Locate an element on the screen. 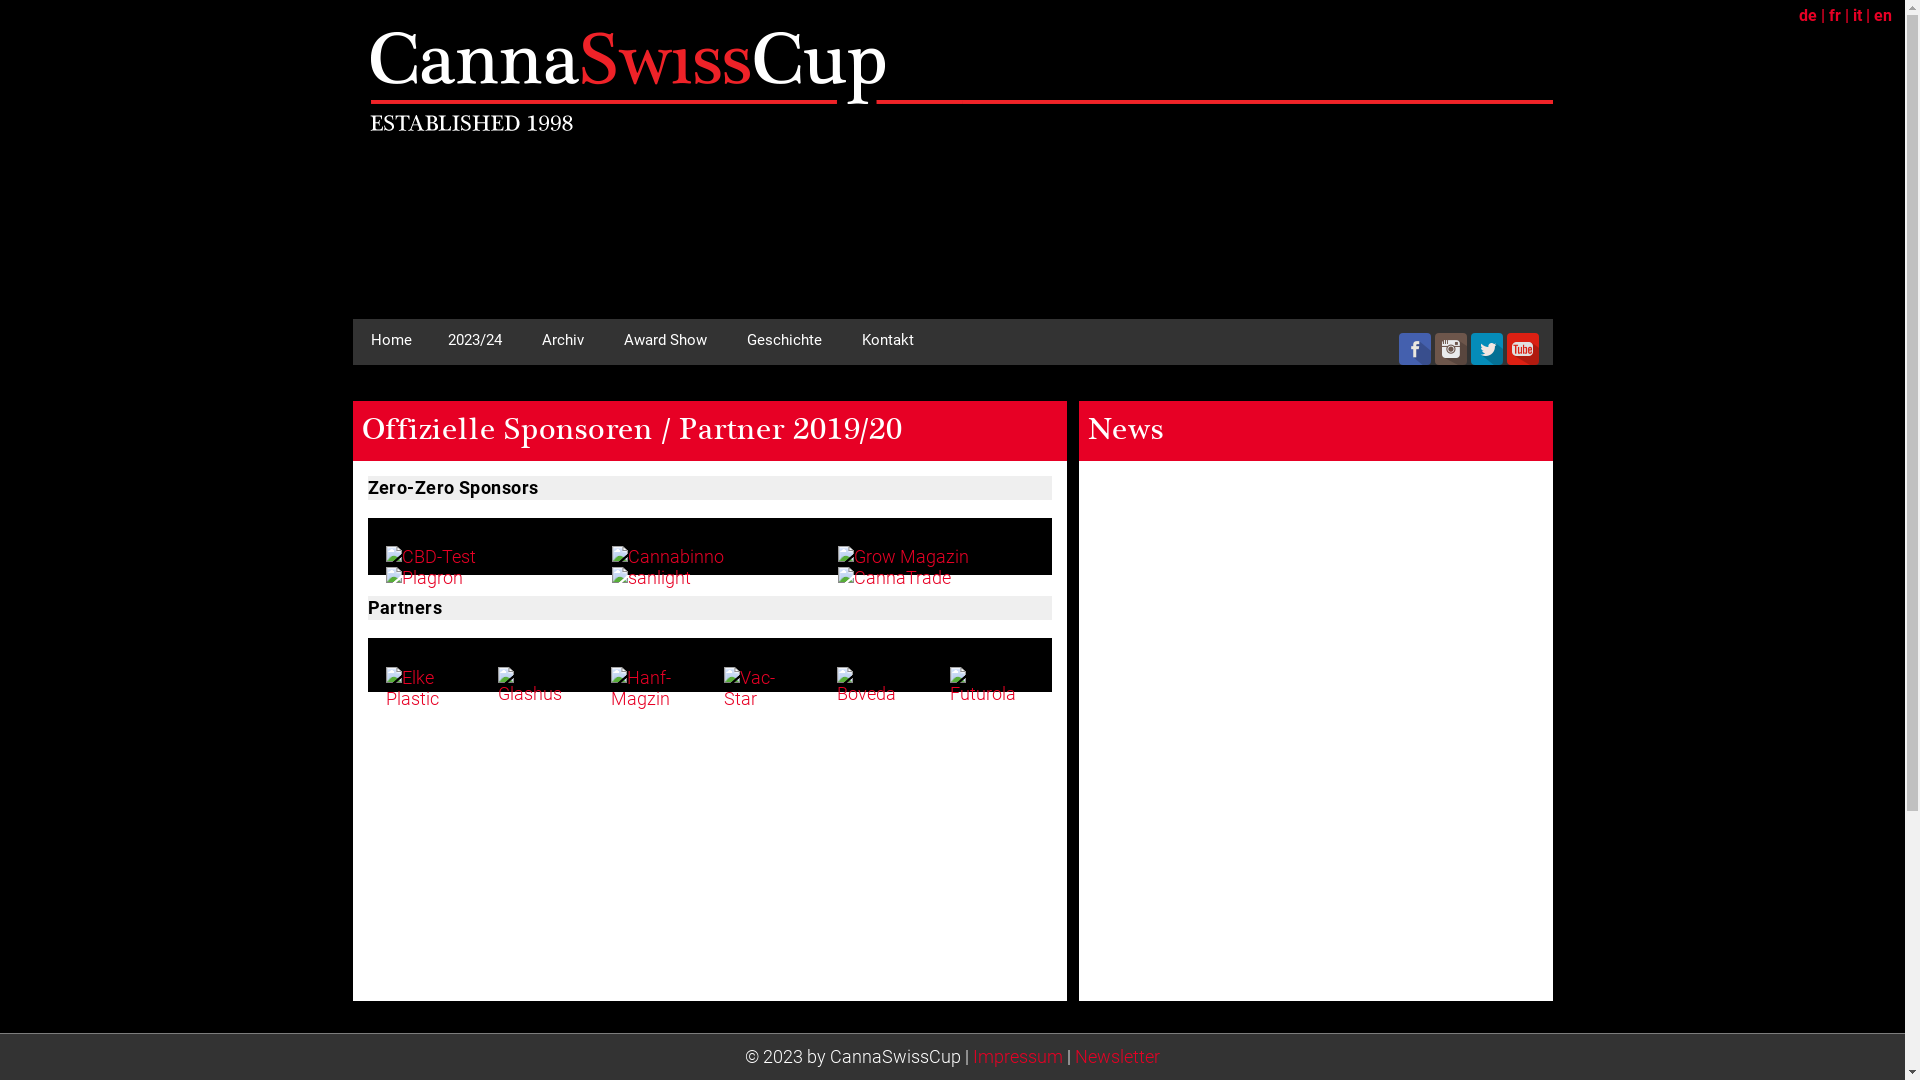  'en' is located at coordinates (1872, 15).